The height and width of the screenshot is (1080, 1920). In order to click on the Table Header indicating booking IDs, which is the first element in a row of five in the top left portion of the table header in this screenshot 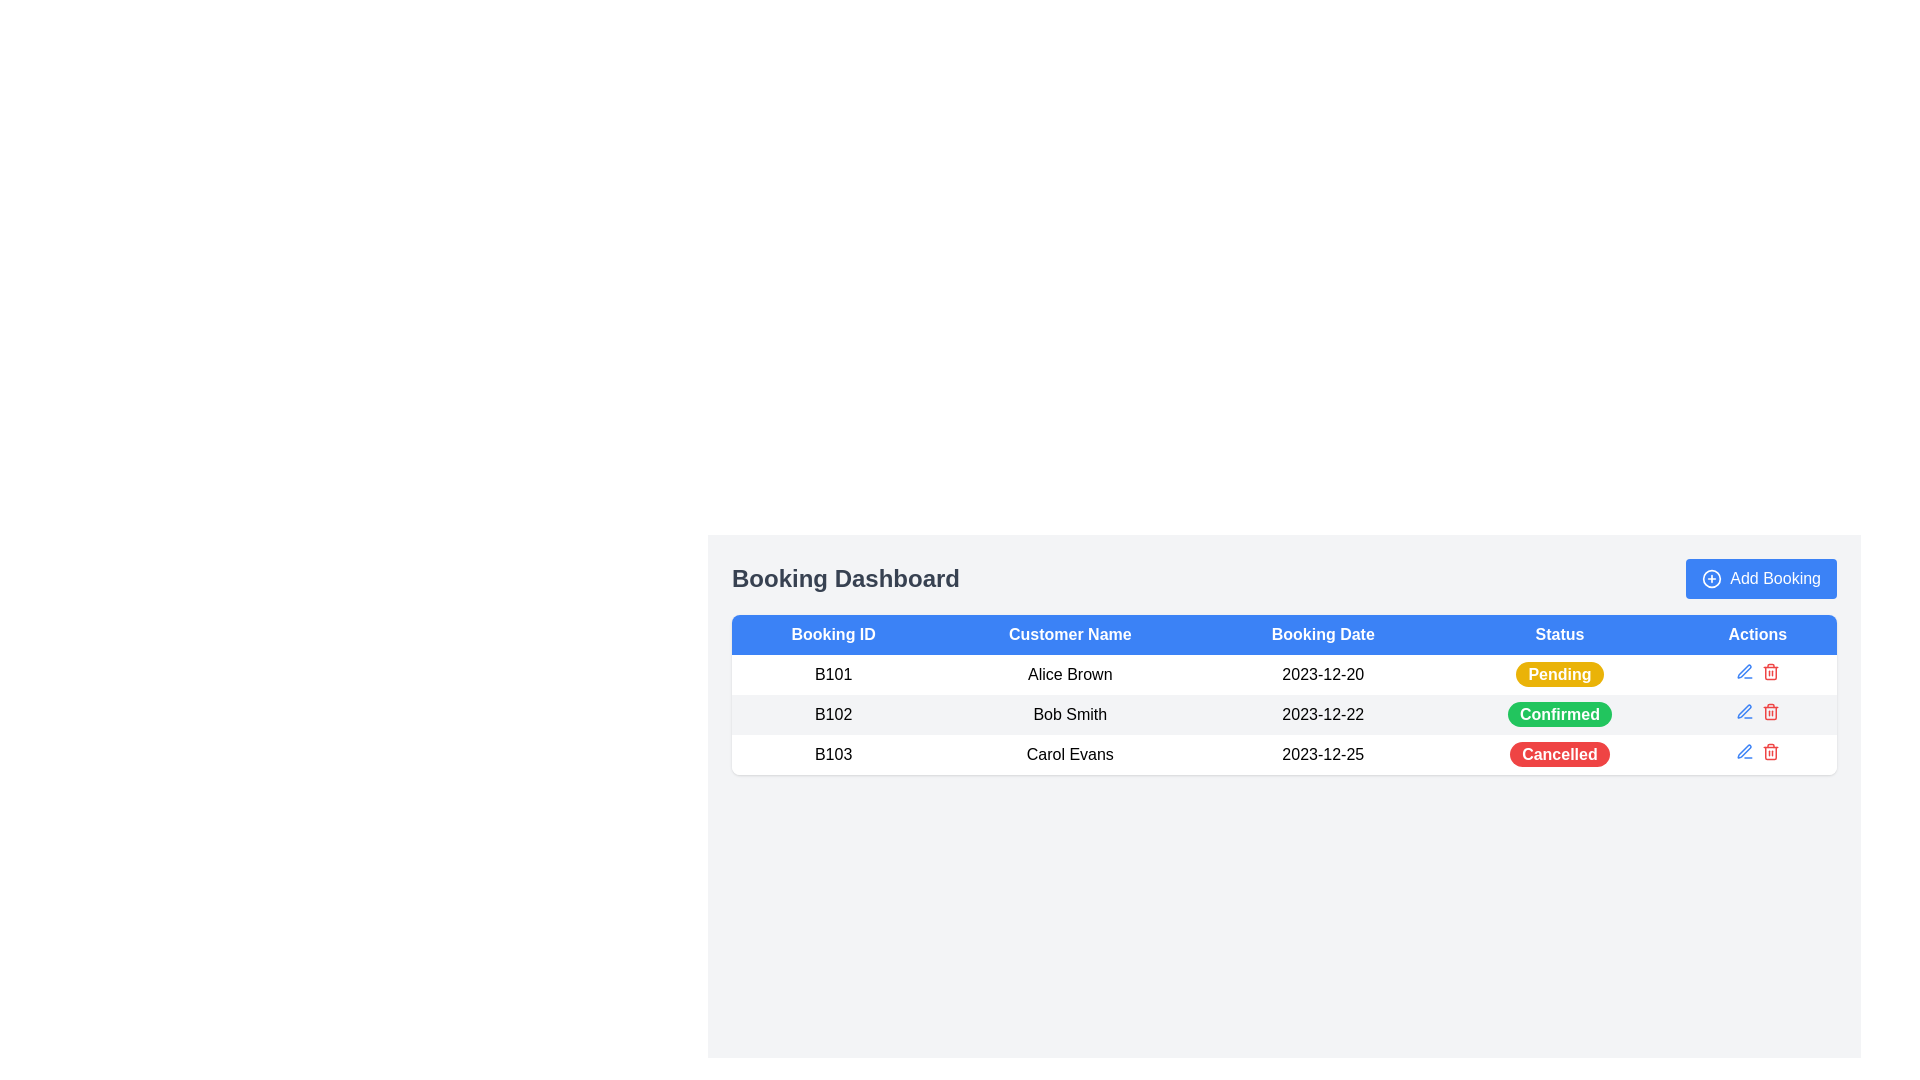, I will do `click(833, 635)`.